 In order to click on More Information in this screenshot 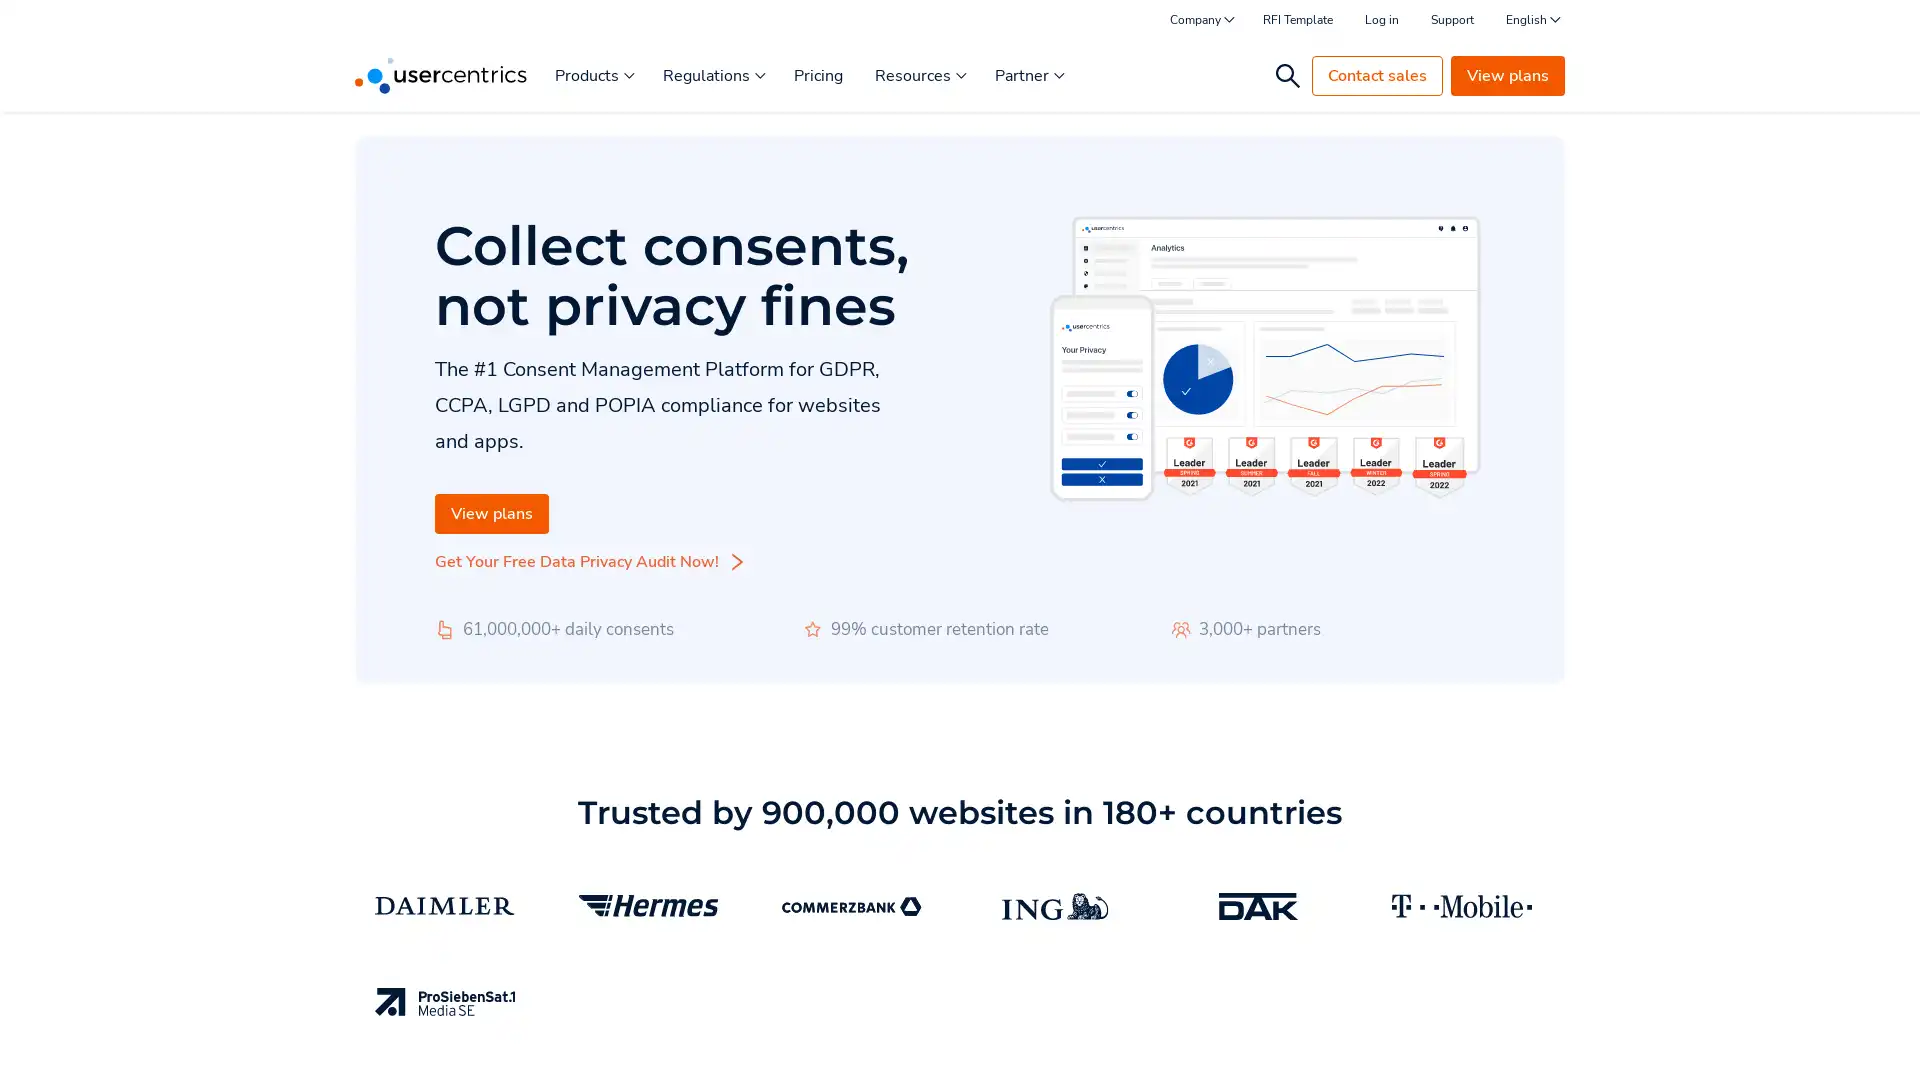, I will do `click(253, 1019)`.